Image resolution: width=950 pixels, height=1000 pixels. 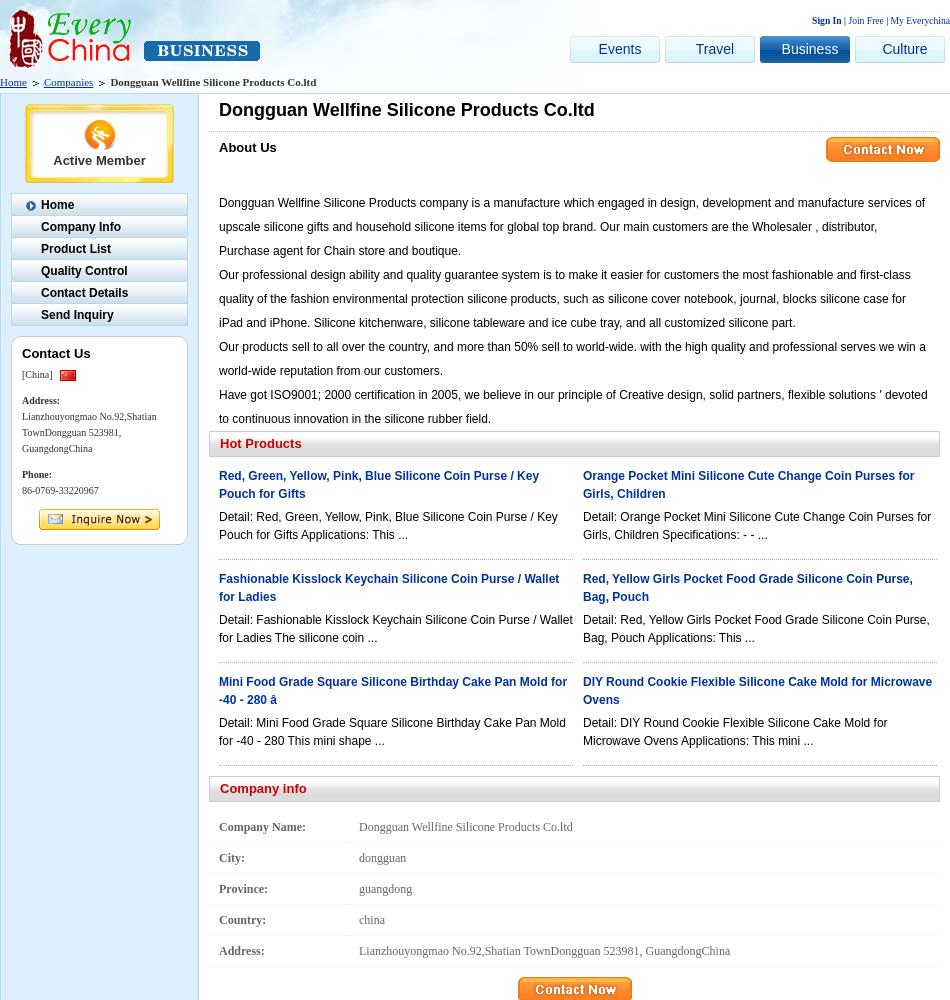 What do you see at coordinates (903, 49) in the screenshot?
I see `'Culture'` at bounding box center [903, 49].